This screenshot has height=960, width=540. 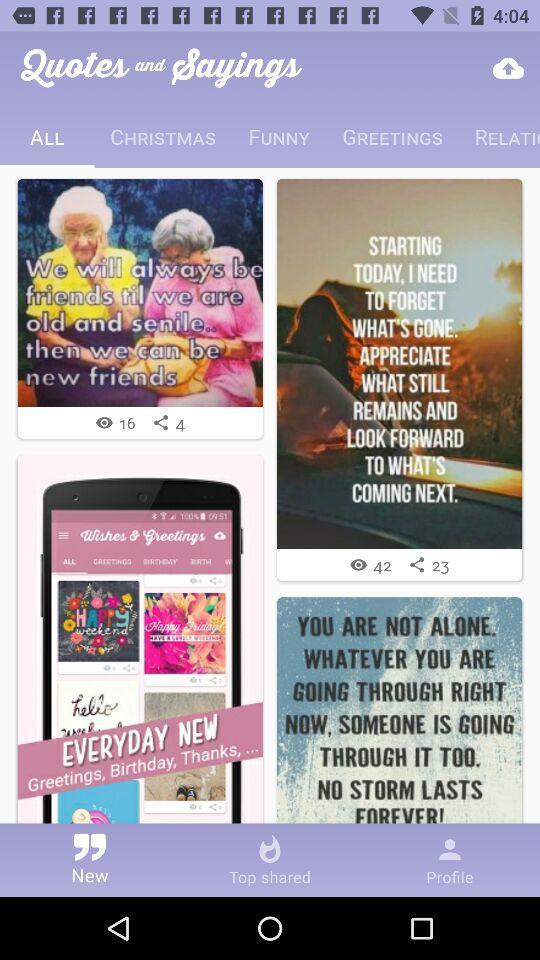 I want to click on quote image, so click(x=399, y=362).